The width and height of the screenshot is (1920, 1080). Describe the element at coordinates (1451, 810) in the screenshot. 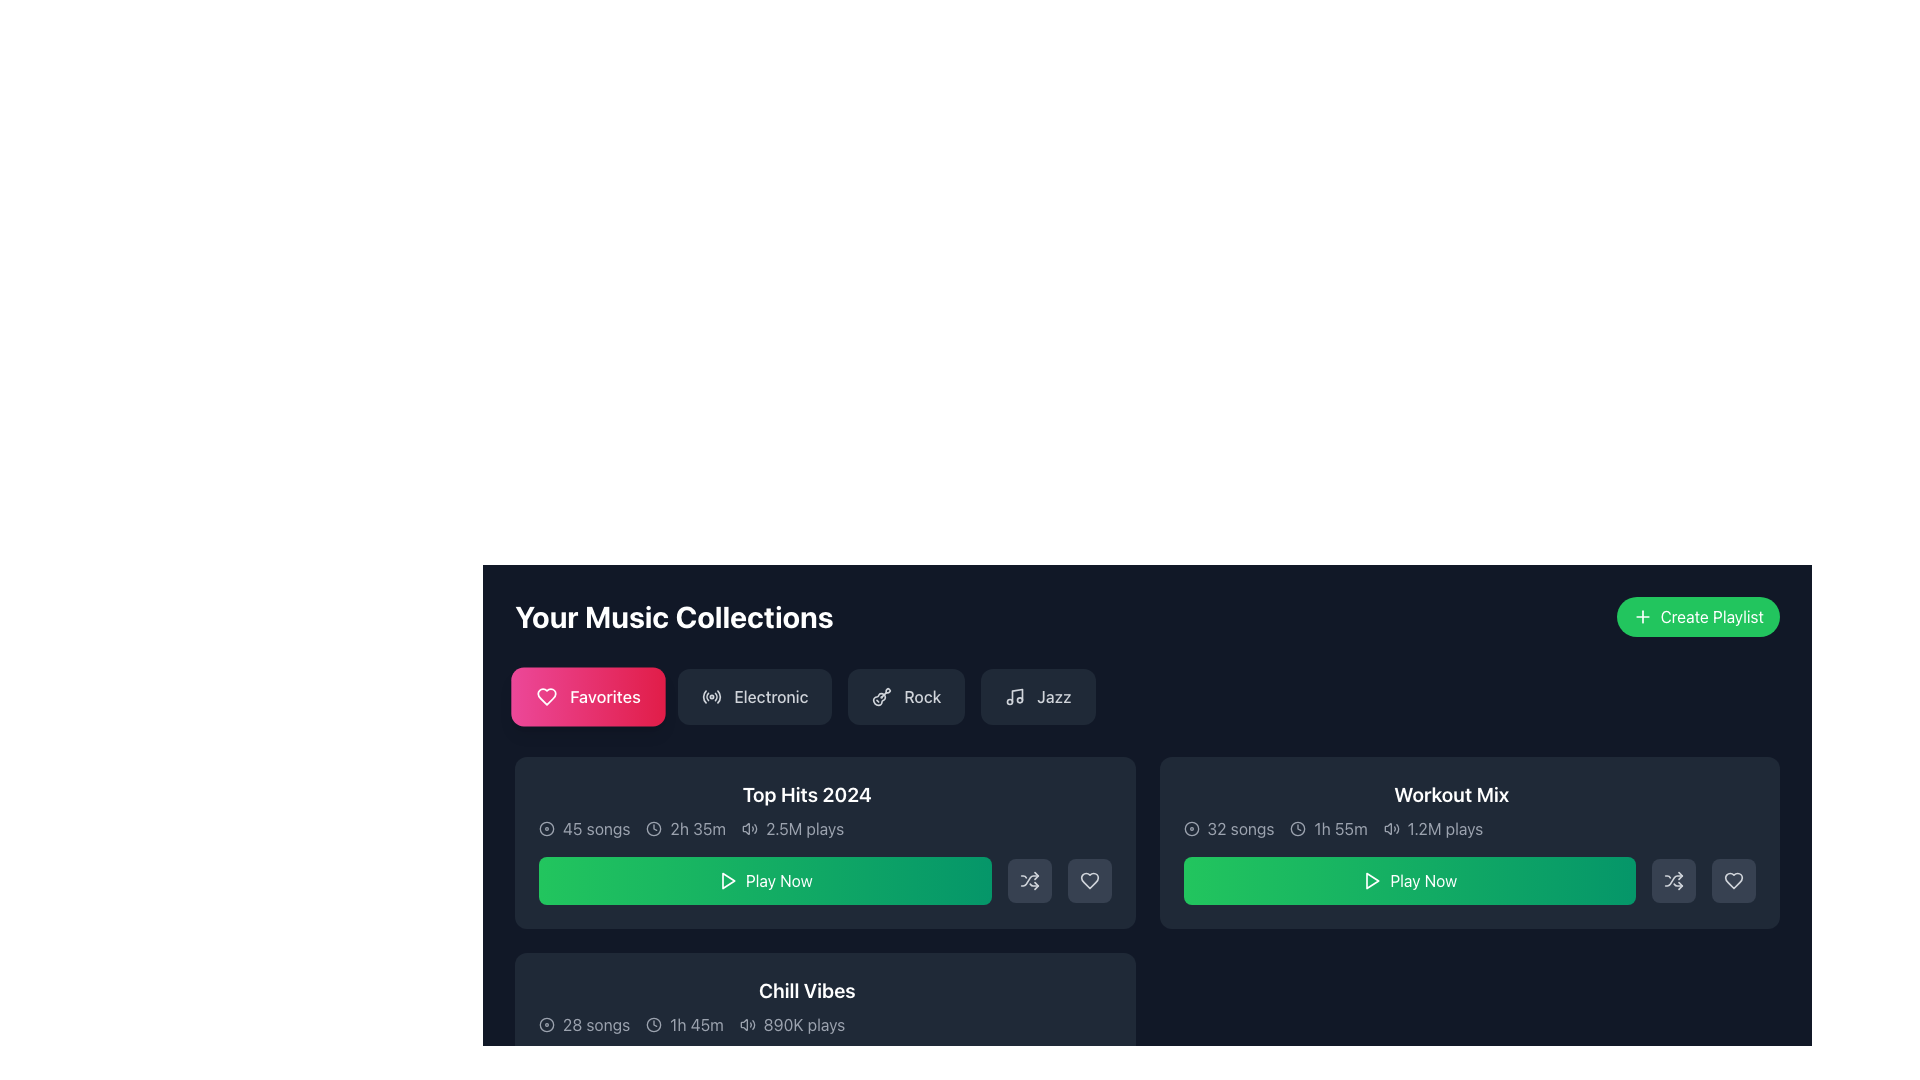

I see `text from the Text panel with metadata and icons, which provides information about a music playlist, located on the right side of the row above the green 'Play Now' button` at that location.